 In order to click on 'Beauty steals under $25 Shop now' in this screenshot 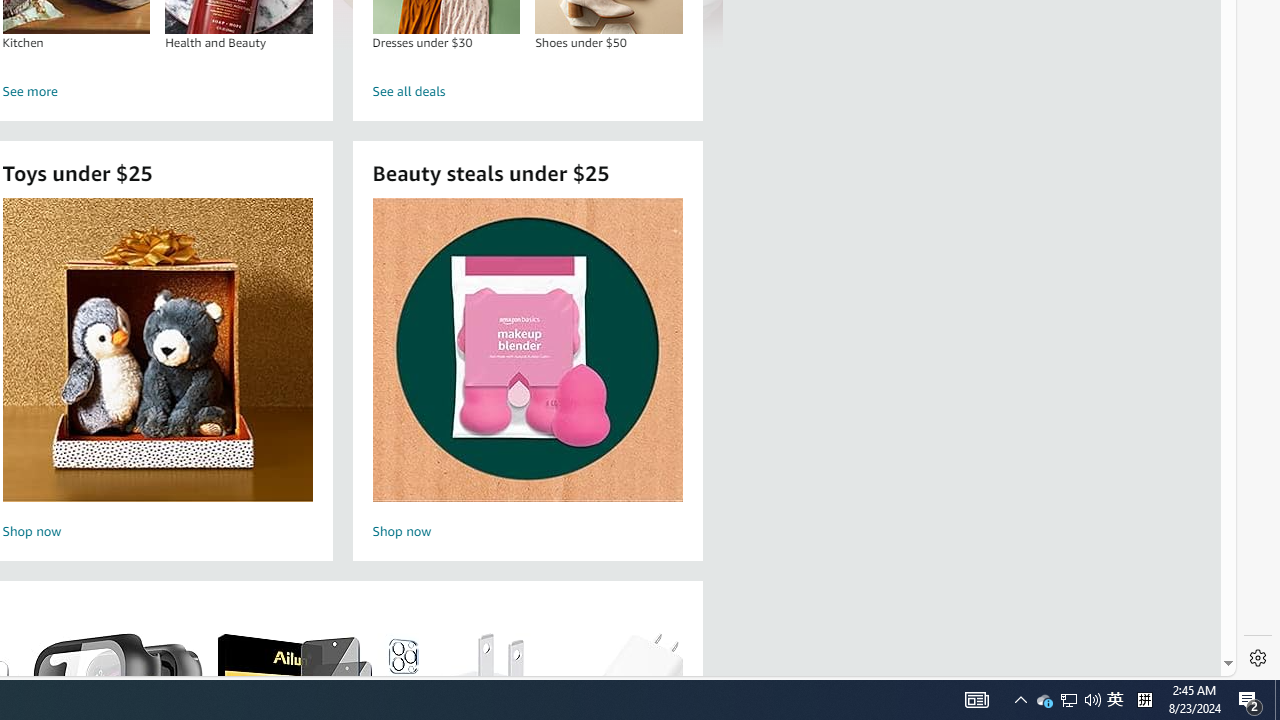, I will do `click(527, 371)`.